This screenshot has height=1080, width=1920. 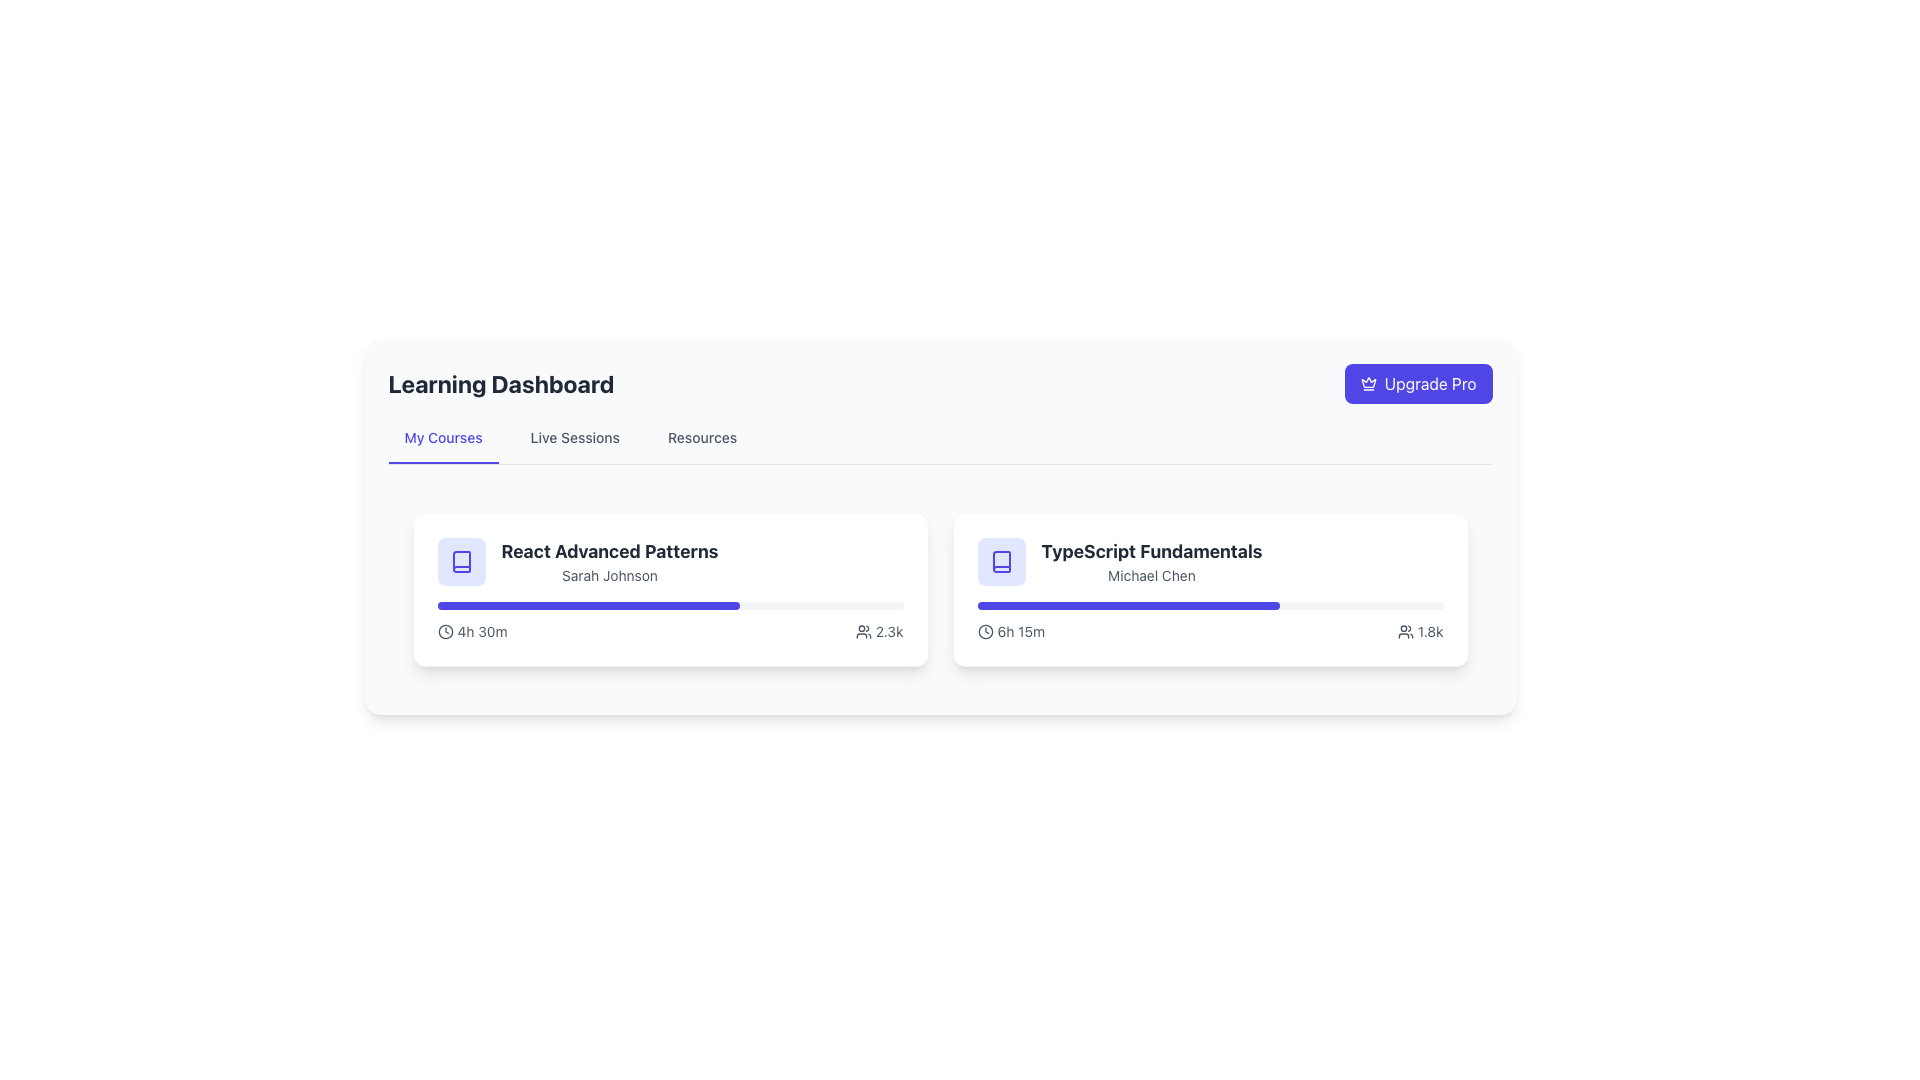 What do you see at coordinates (442, 462) in the screenshot?
I see `the styling changes of the decorative indicator for the active navigation tab located below the 'My Courses' text in the navigation bar` at bounding box center [442, 462].